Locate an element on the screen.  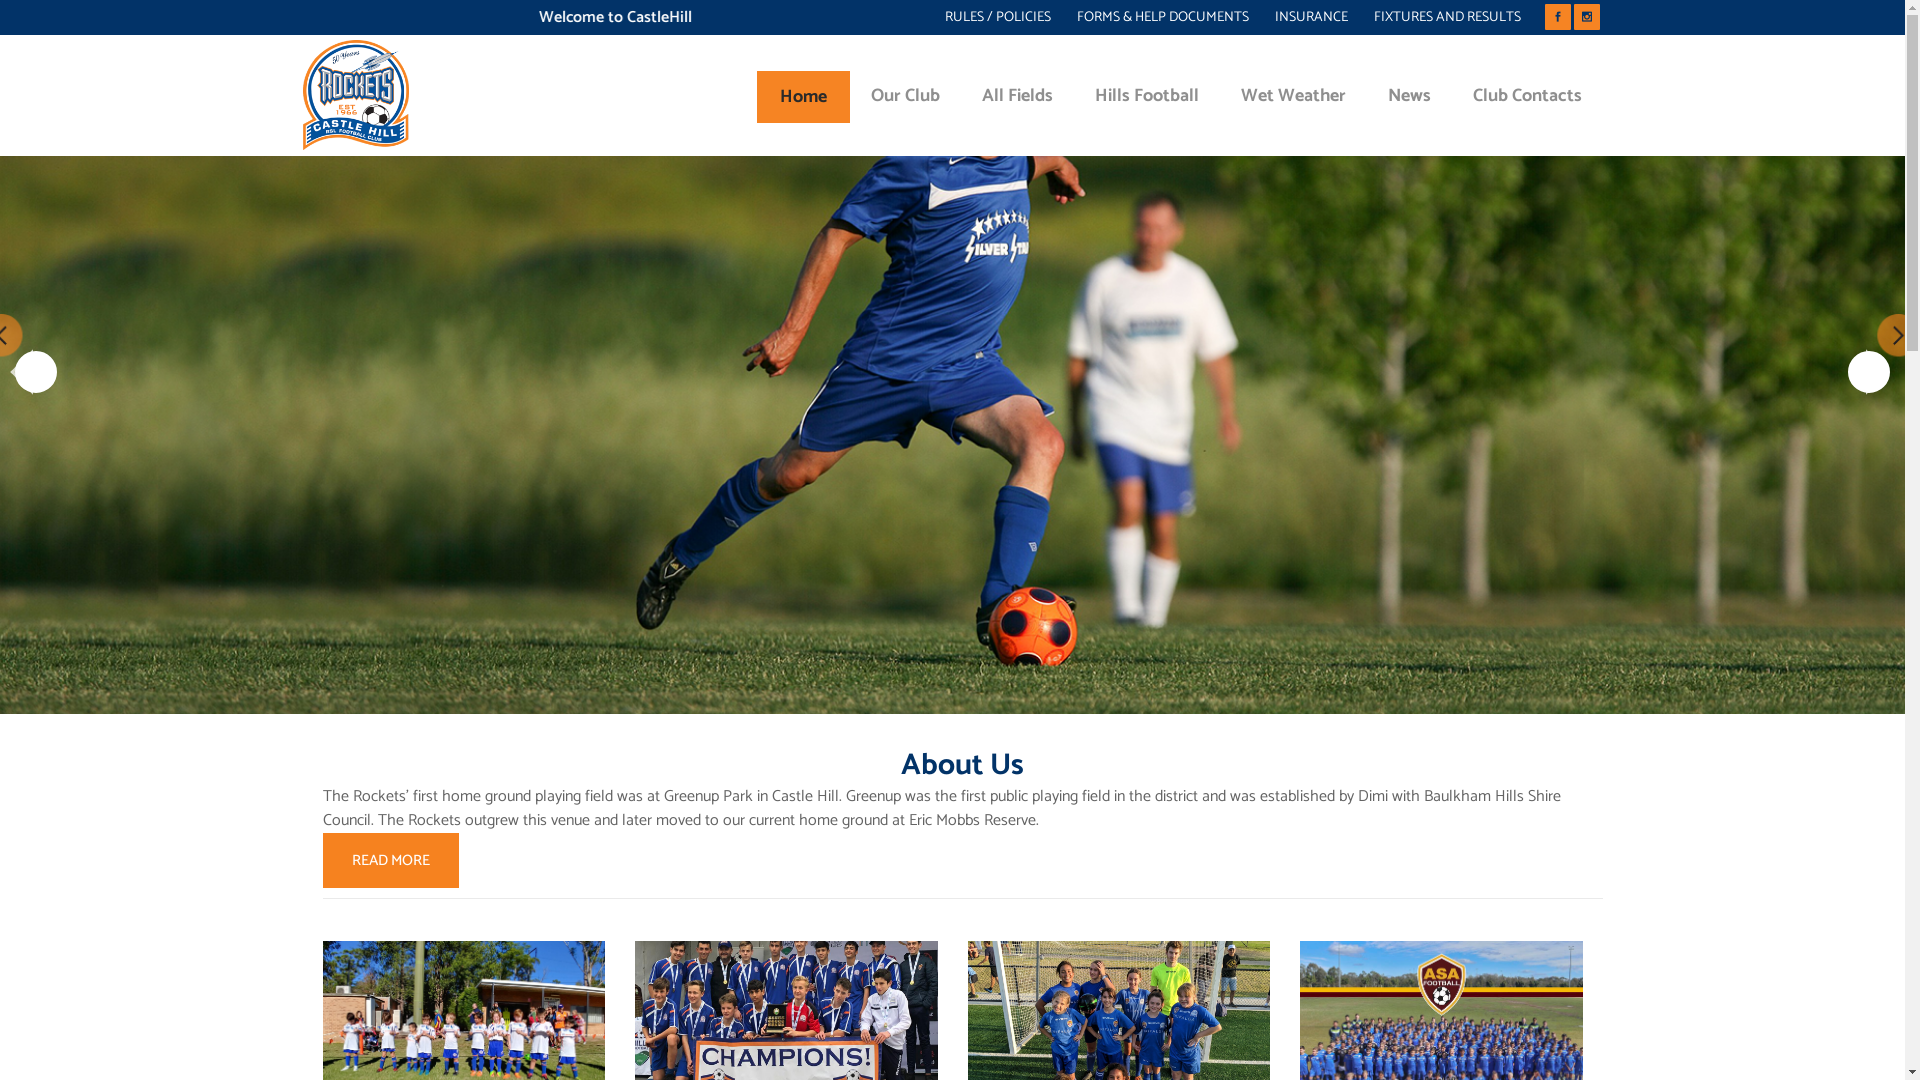
'News' is located at coordinates (1365, 96).